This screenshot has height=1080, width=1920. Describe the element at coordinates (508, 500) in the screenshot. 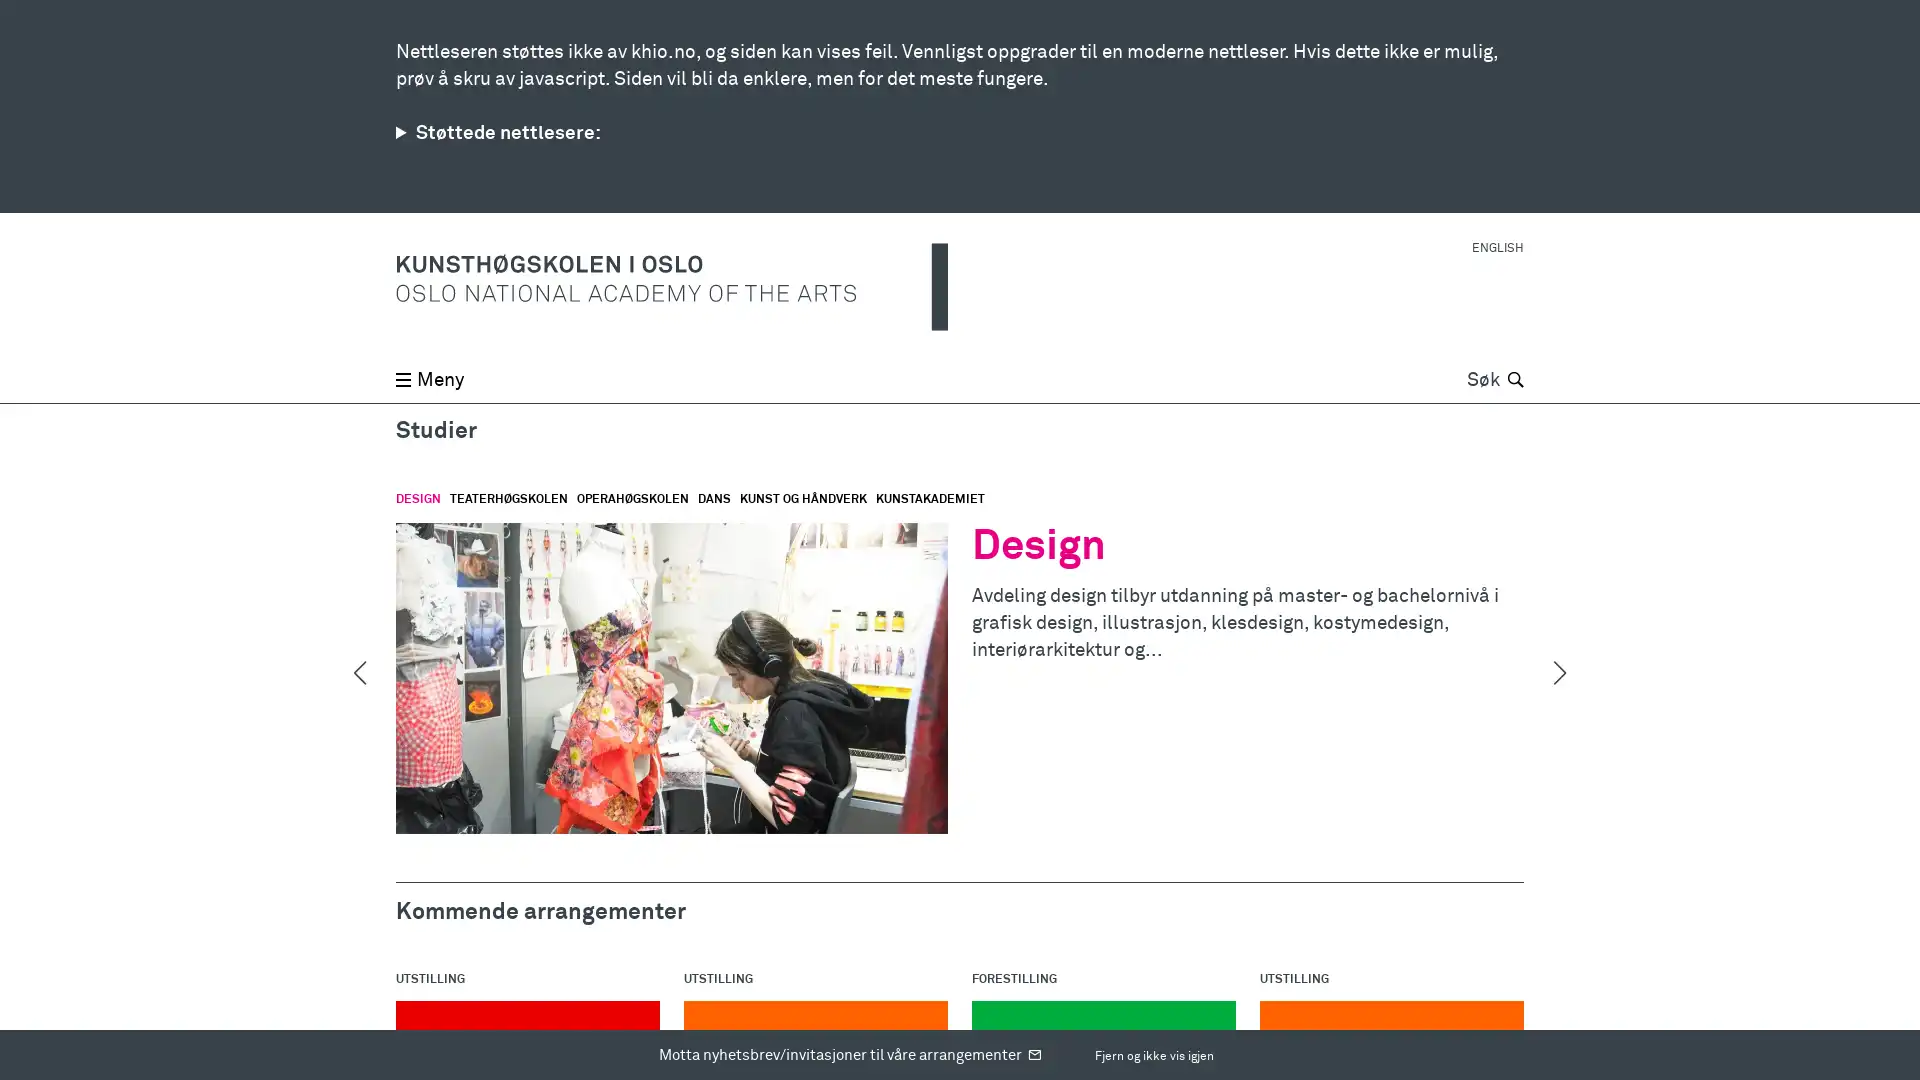

I see `TEATERHGSKOLEN` at that location.